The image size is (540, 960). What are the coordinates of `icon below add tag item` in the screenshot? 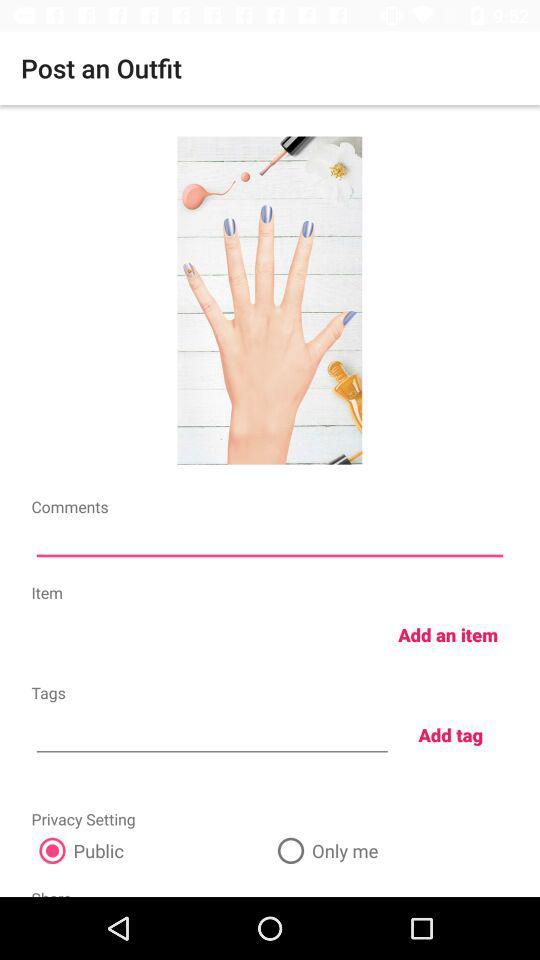 It's located at (389, 849).